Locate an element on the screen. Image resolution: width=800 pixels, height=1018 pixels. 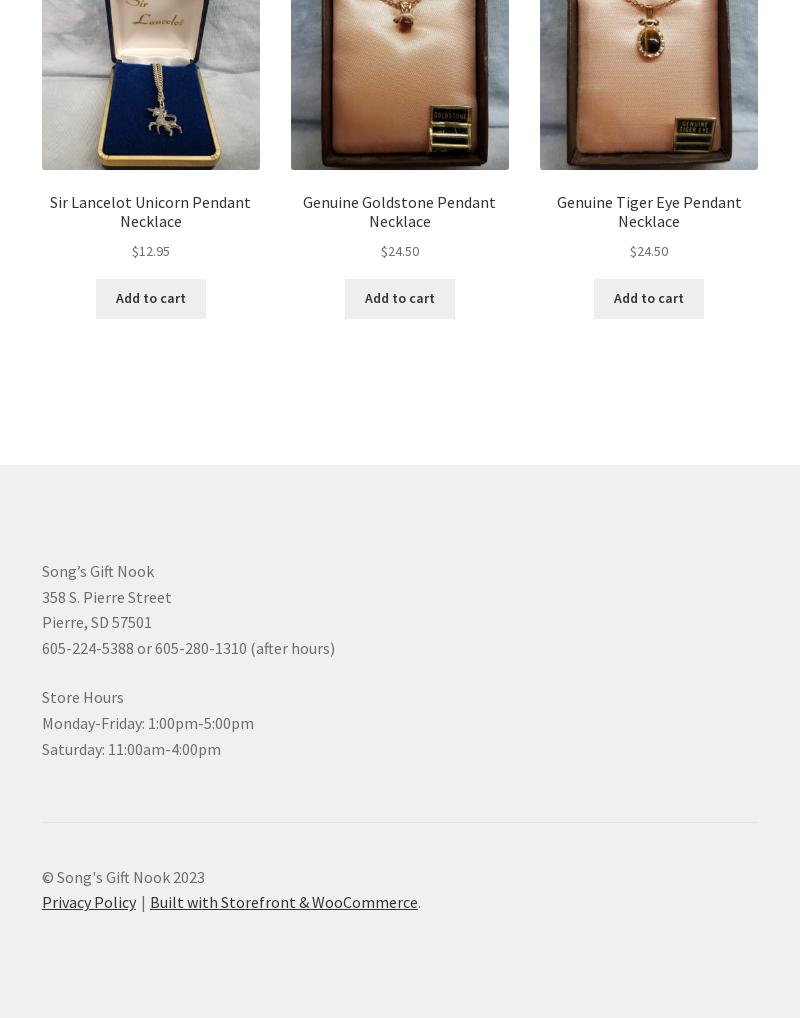
'.' is located at coordinates (418, 902).